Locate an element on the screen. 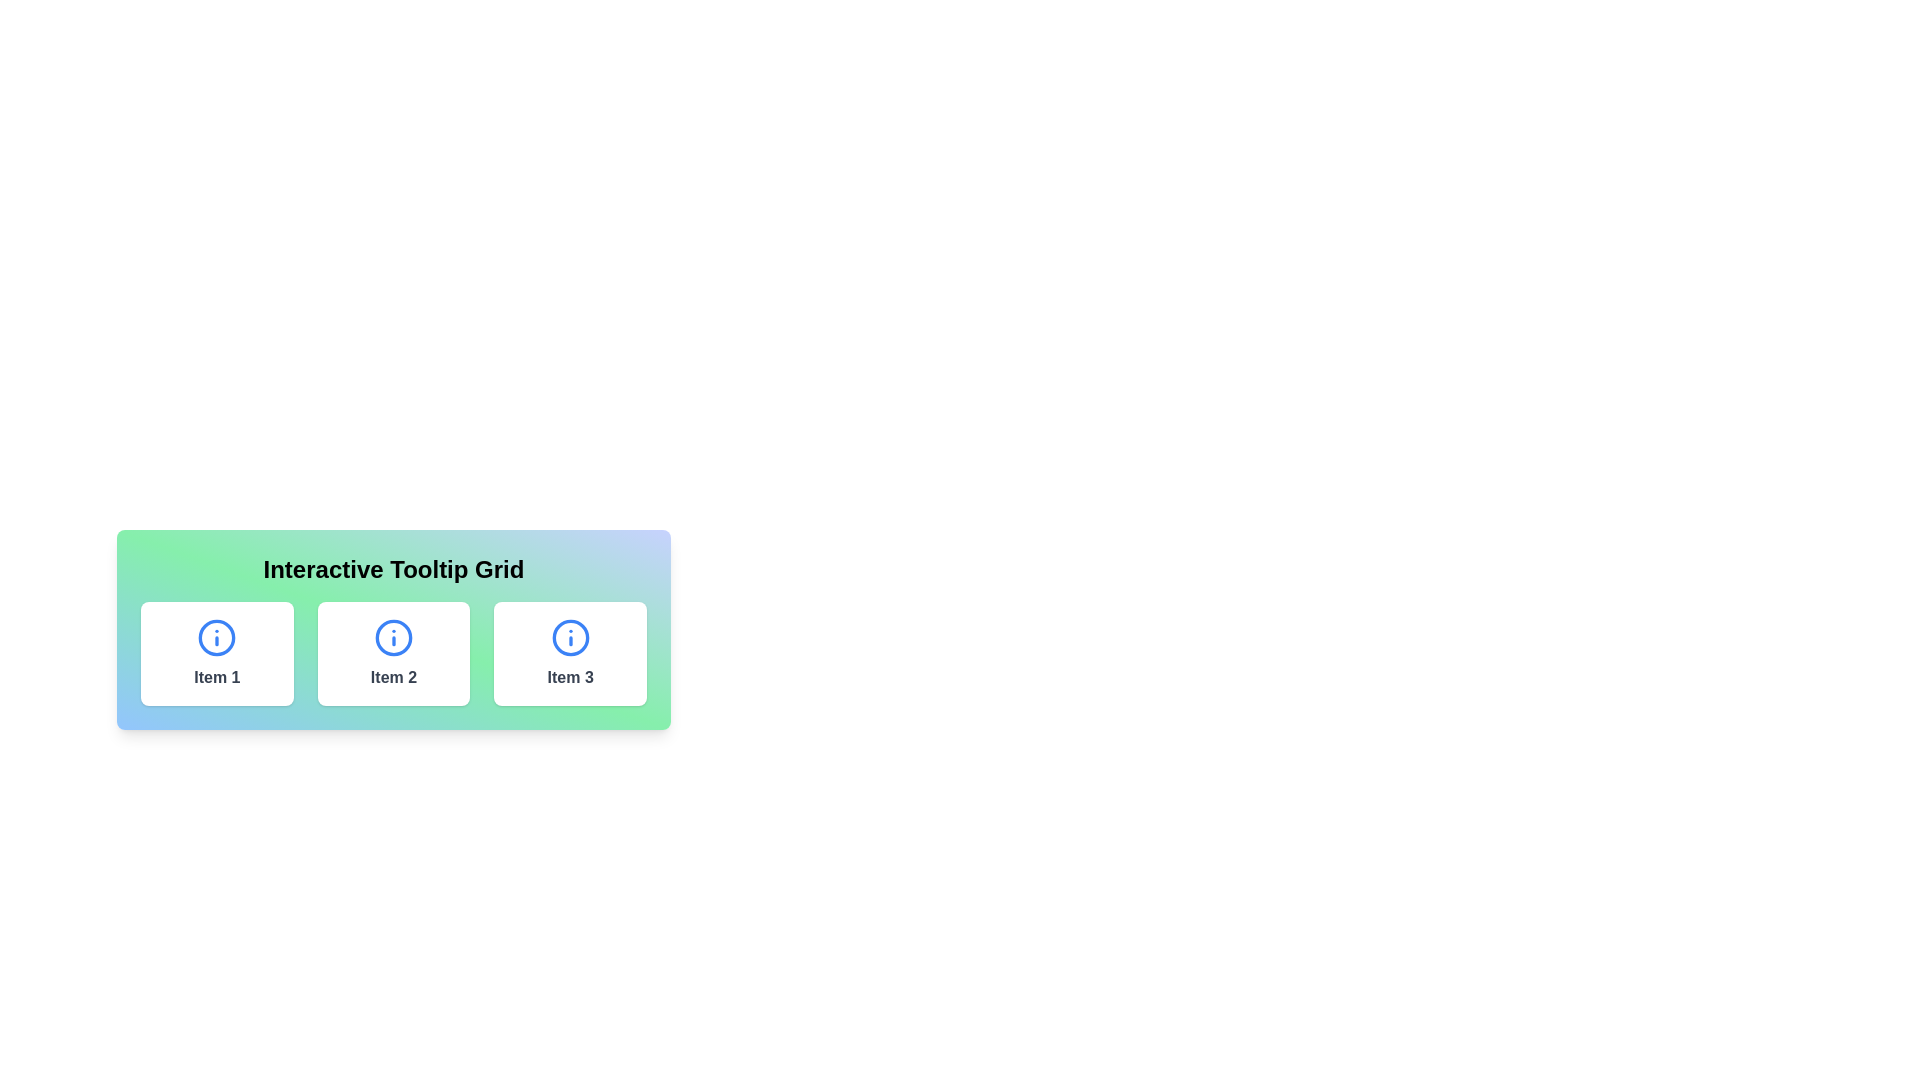 This screenshot has height=1080, width=1920. the circular information icon button with a blue outline and 'i' character located at the top center of the 'Item 1' box is located at coordinates (217, 637).